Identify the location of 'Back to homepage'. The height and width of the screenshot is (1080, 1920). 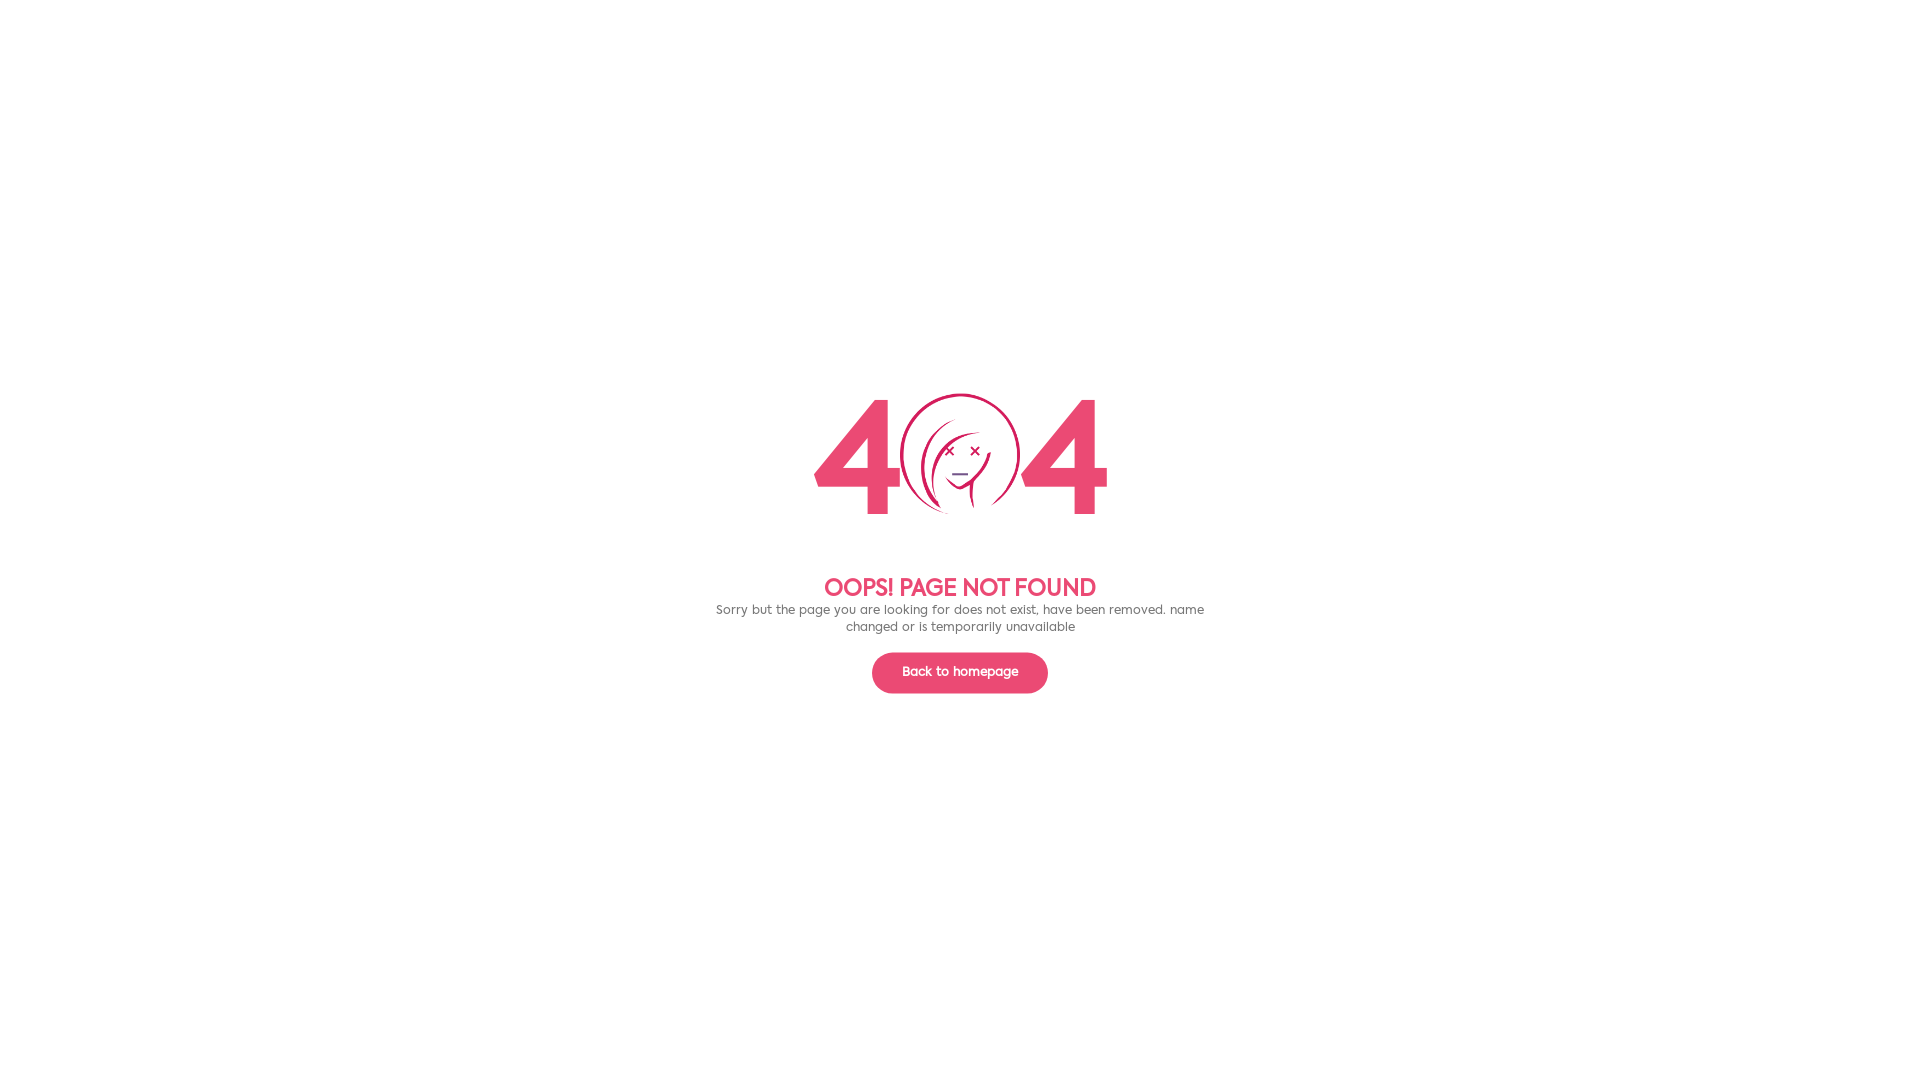
(960, 673).